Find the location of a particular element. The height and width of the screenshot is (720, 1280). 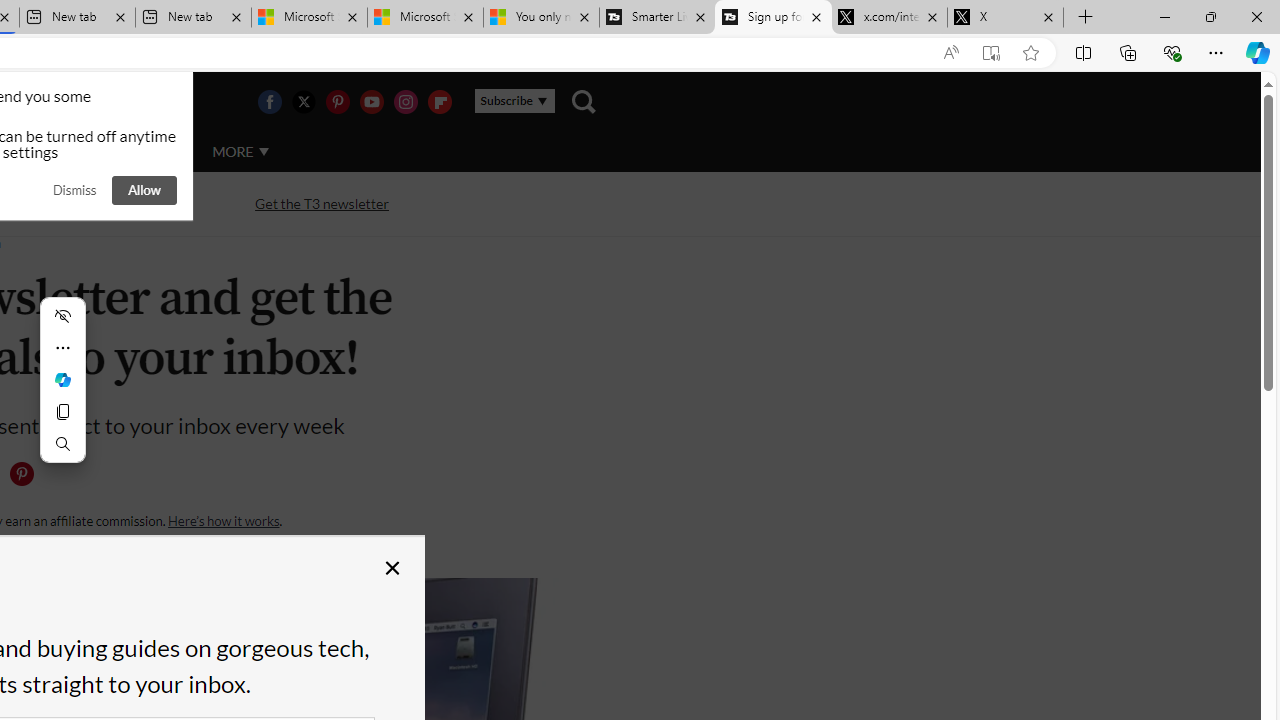

'Visit us on Twitter' is located at coordinates (302, 101).